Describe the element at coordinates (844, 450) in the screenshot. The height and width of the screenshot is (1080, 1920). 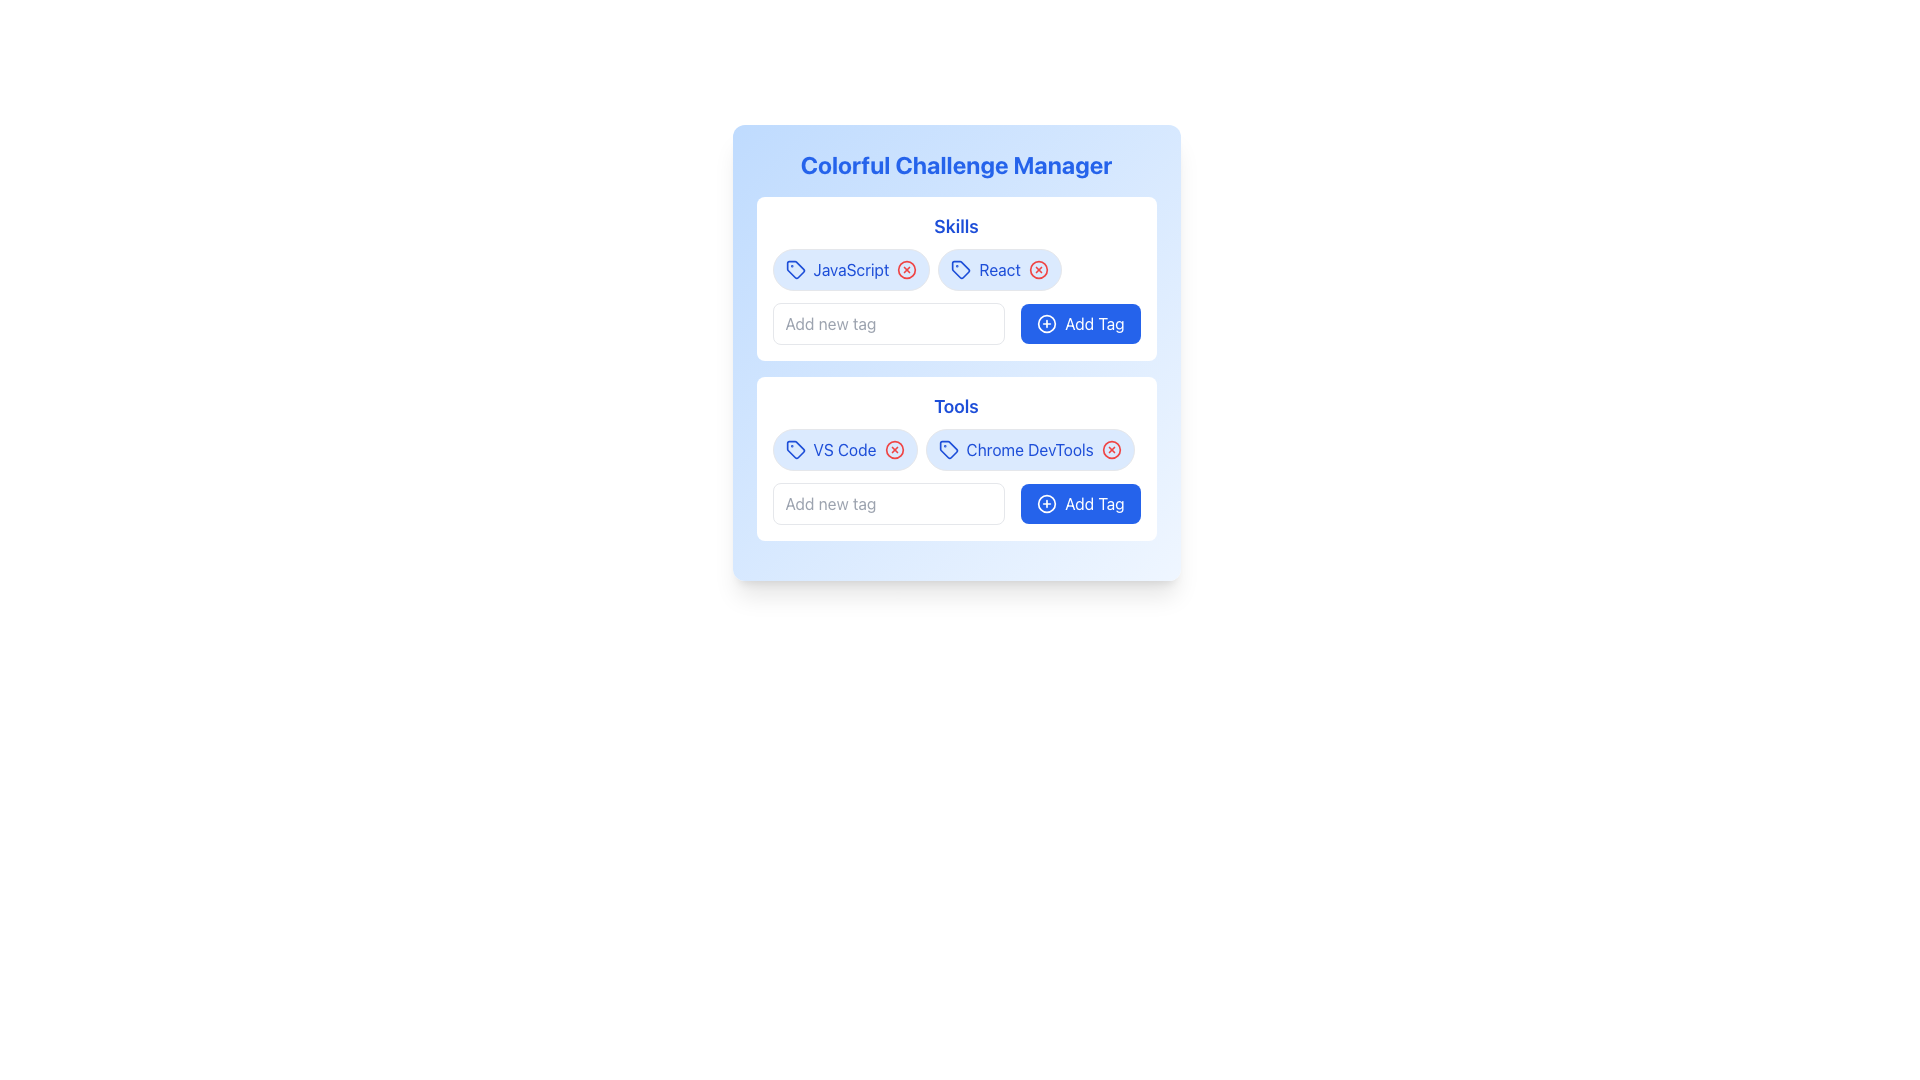
I see `the static text label displaying 'VS Code' in bold blue sans-serif font, which is the first tag in the 'Tools' section of the interface` at that location.